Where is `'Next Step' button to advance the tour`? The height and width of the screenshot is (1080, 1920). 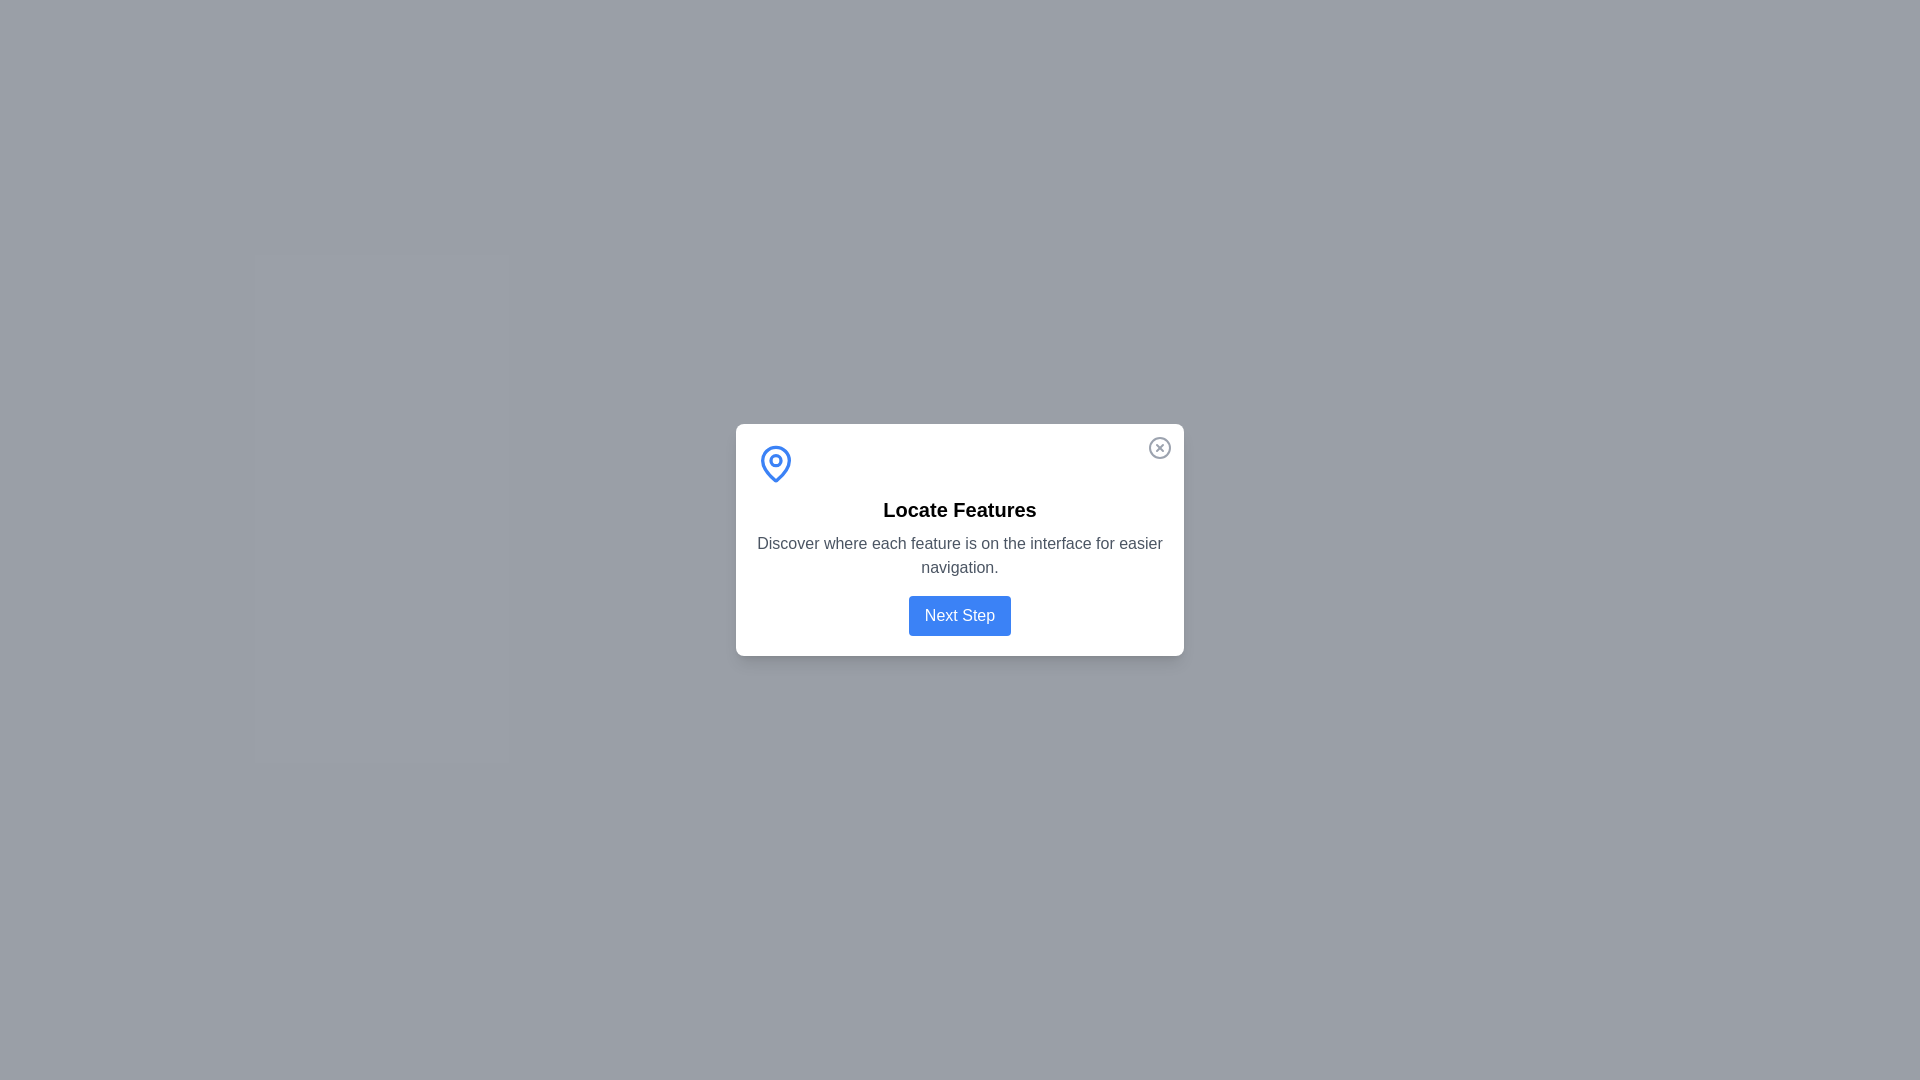
'Next Step' button to advance the tour is located at coordinates (960, 615).